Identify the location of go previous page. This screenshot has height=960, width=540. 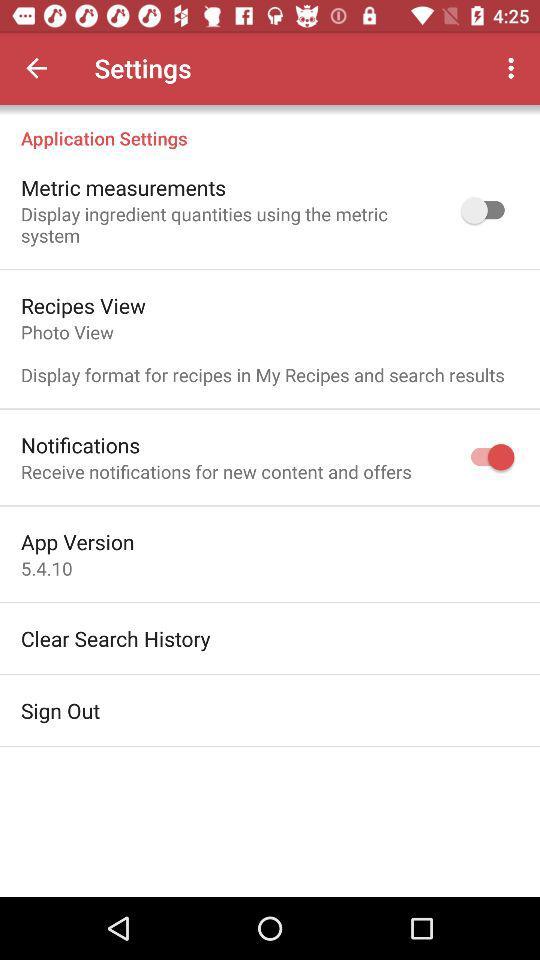
(36, 68).